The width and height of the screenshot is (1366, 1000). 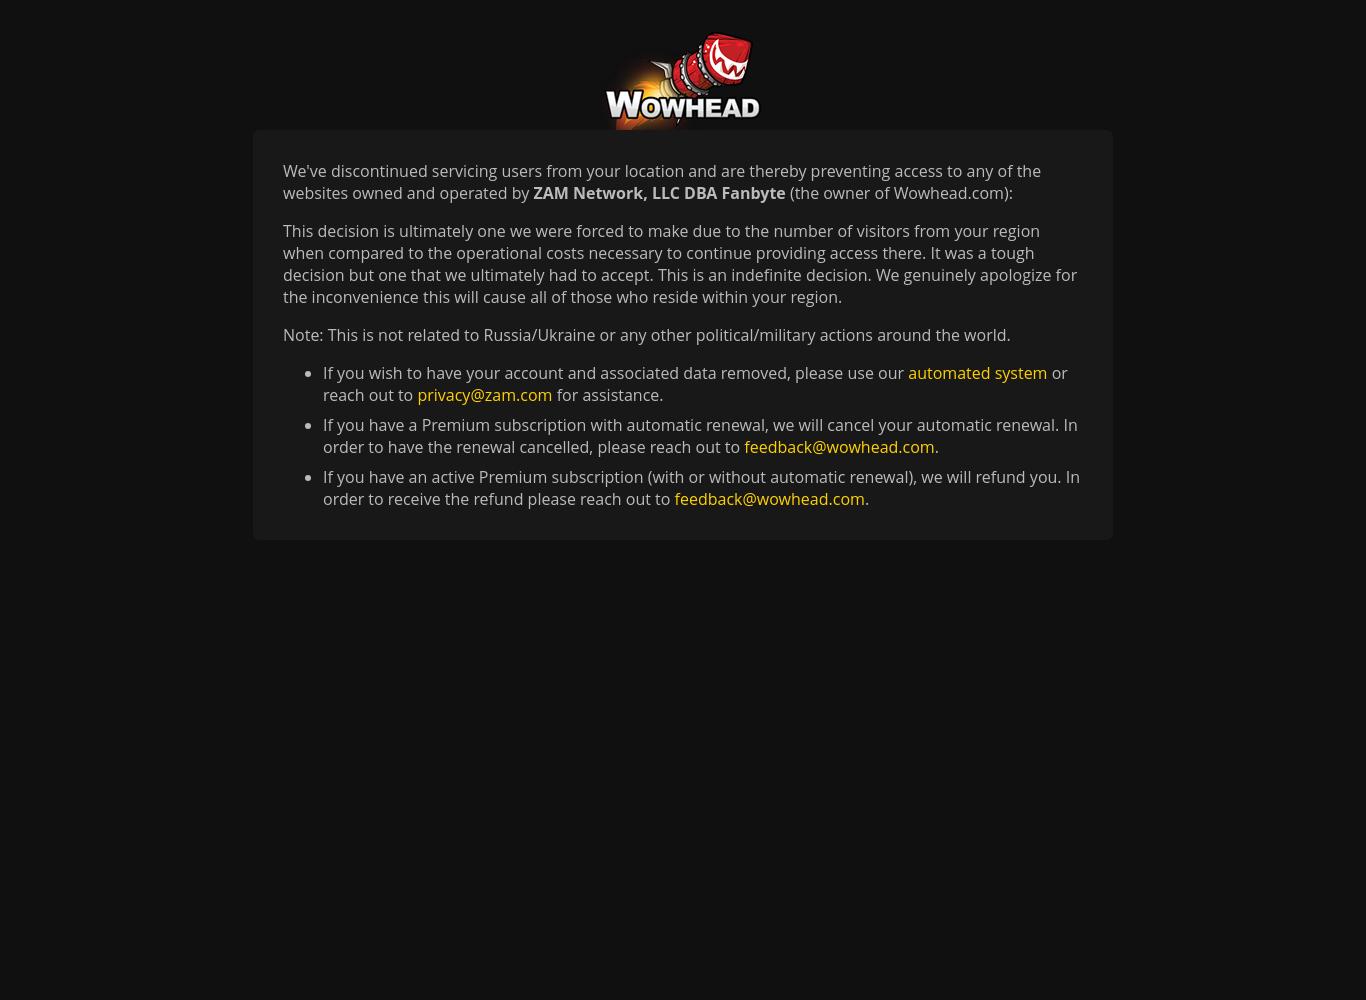 What do you see at coordinates (606, 395) in the screenshot?
I see `'for assistance.'` at bounding box center [606, 395].